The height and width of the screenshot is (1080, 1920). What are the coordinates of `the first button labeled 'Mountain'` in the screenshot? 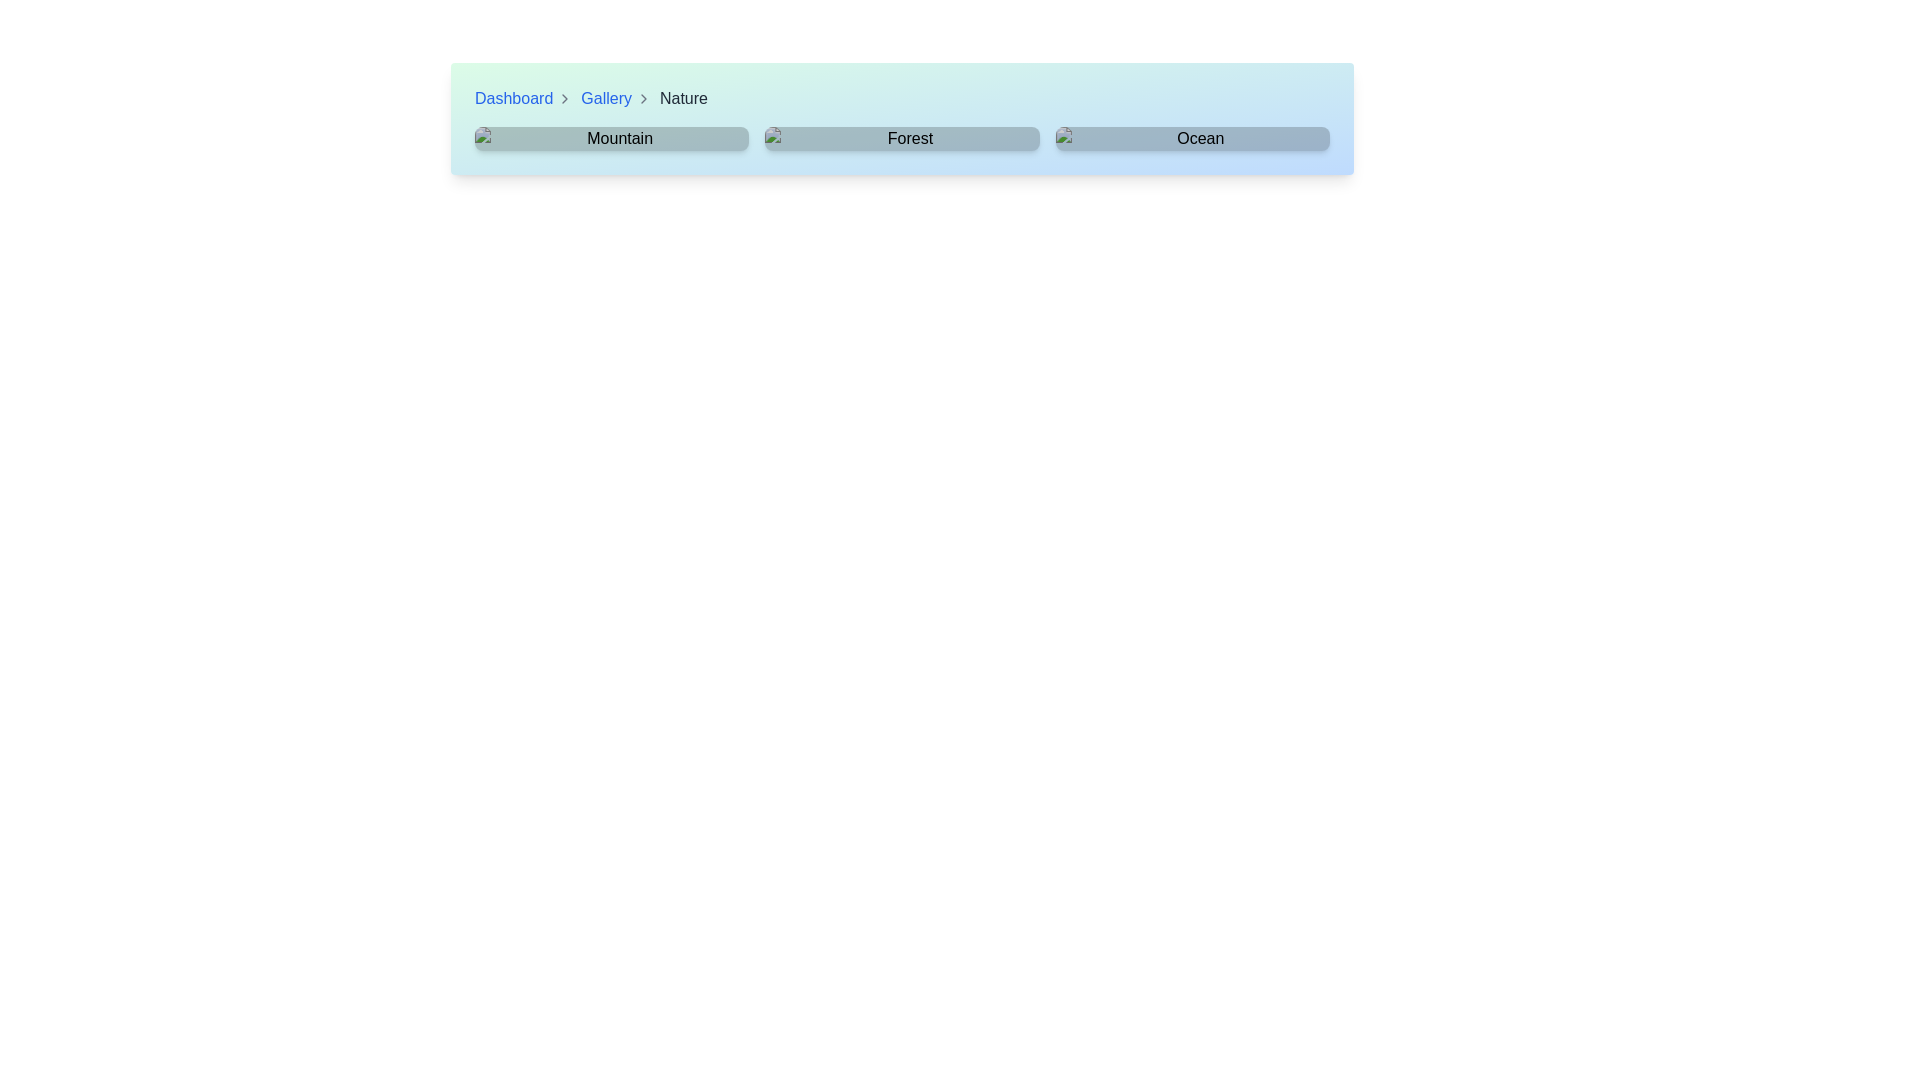 It's located at (611, 137).